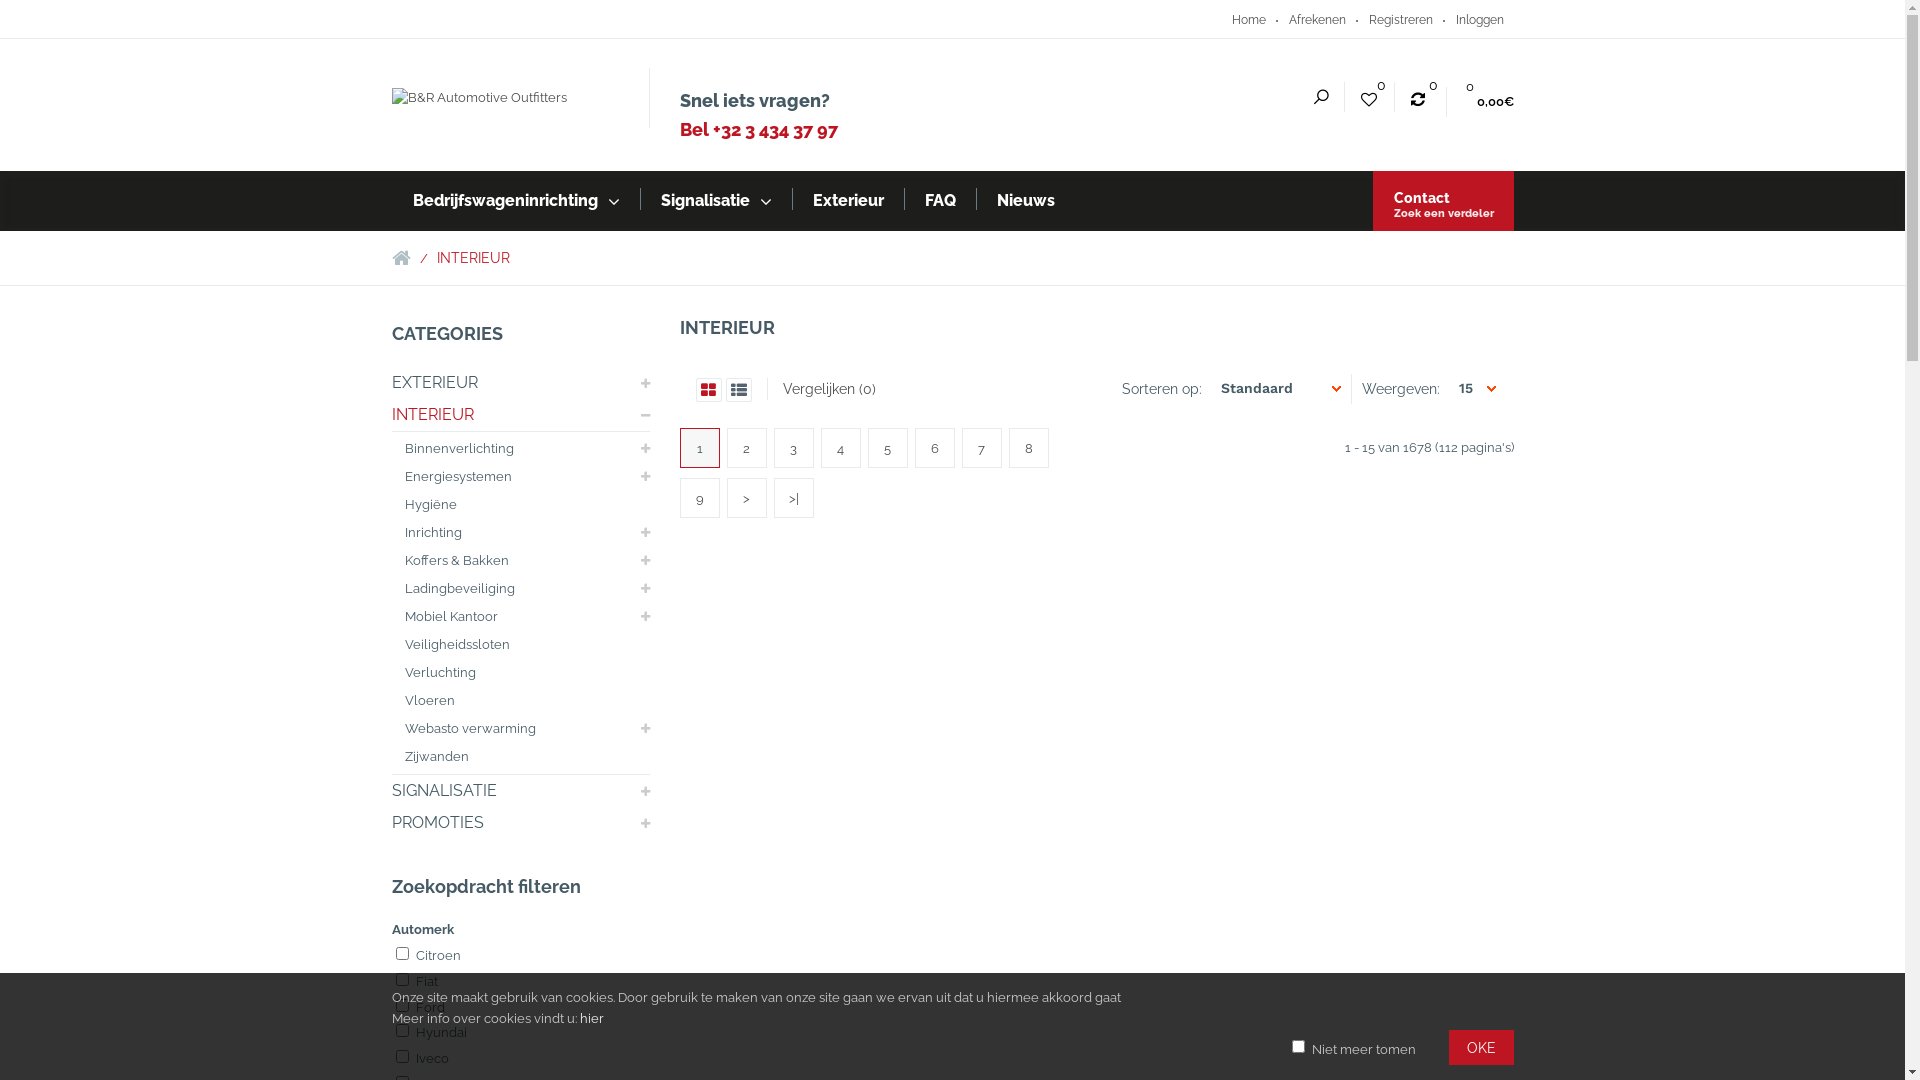  Describe the element at coordinates (1442, 200) in the screenshot. I see `'Contact` at that location.